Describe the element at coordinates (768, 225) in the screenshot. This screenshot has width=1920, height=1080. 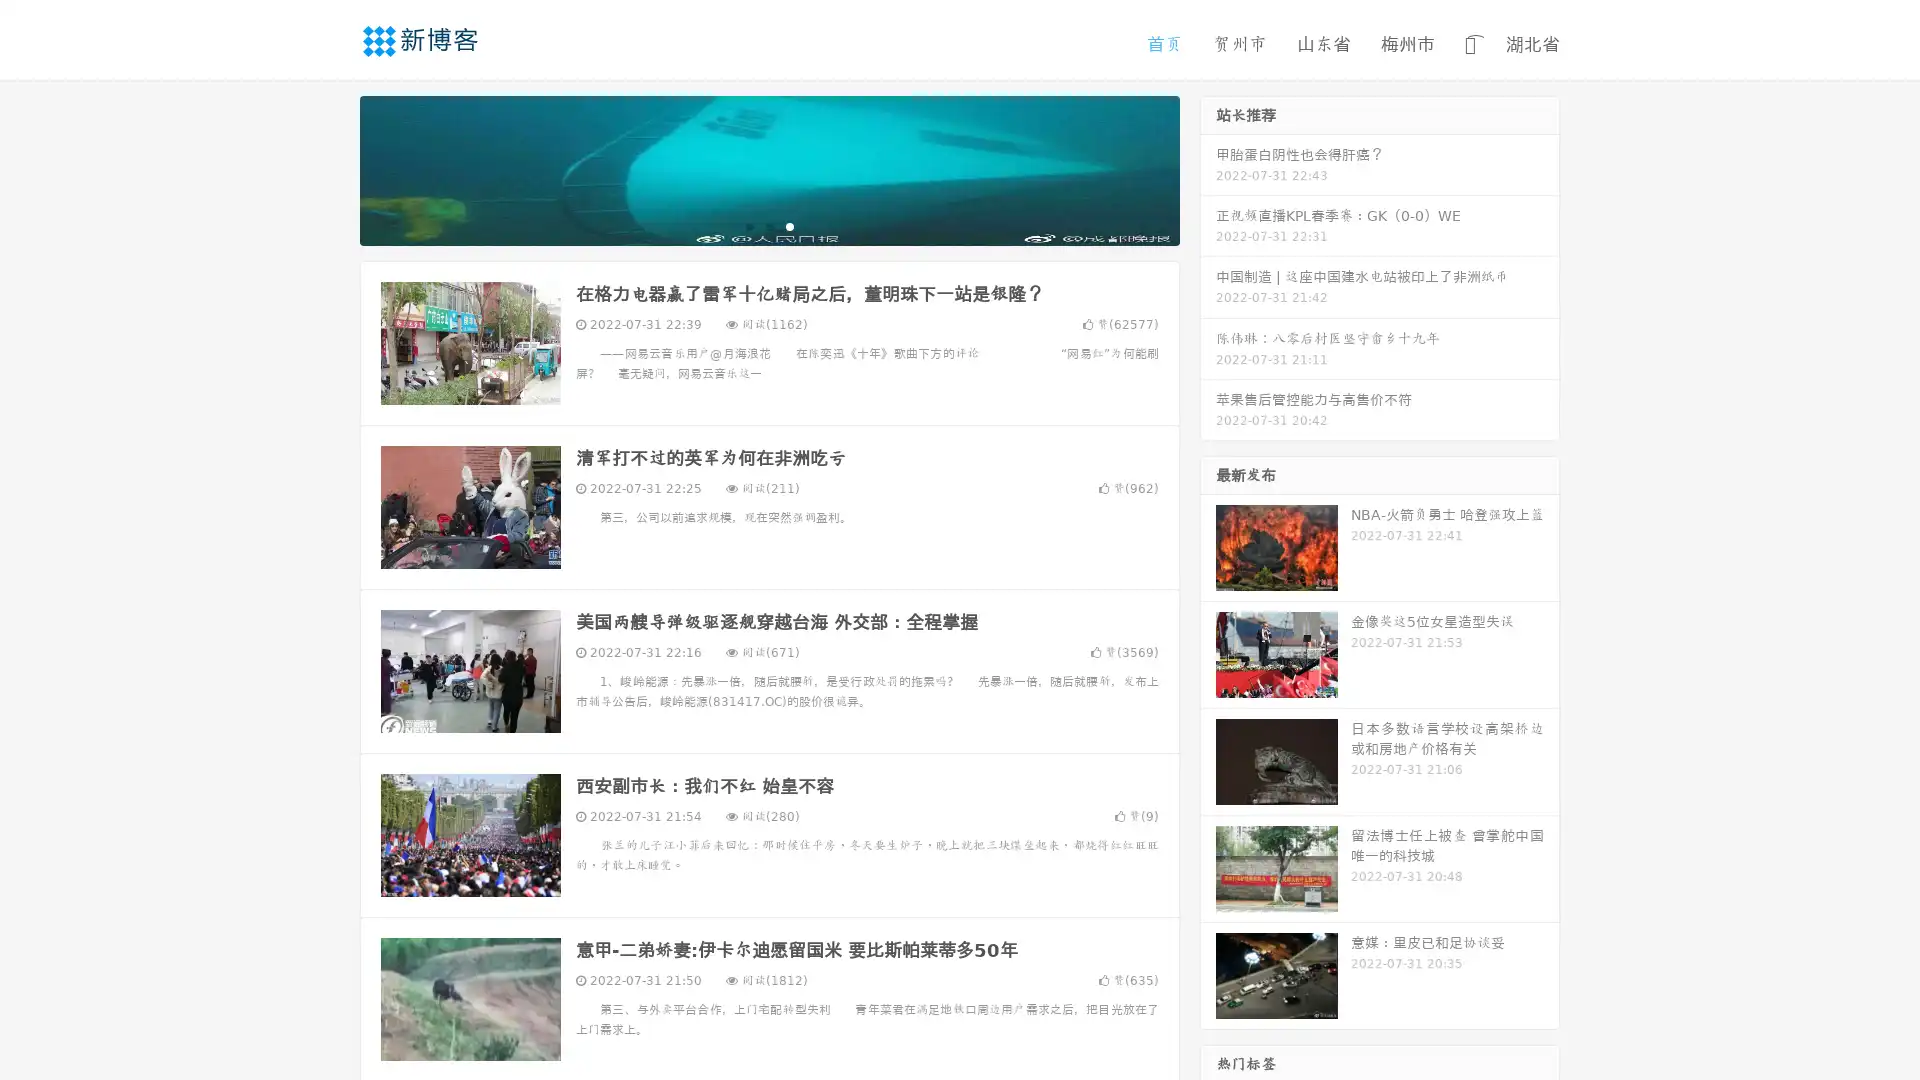
I see `Go to slide 2` at that location.